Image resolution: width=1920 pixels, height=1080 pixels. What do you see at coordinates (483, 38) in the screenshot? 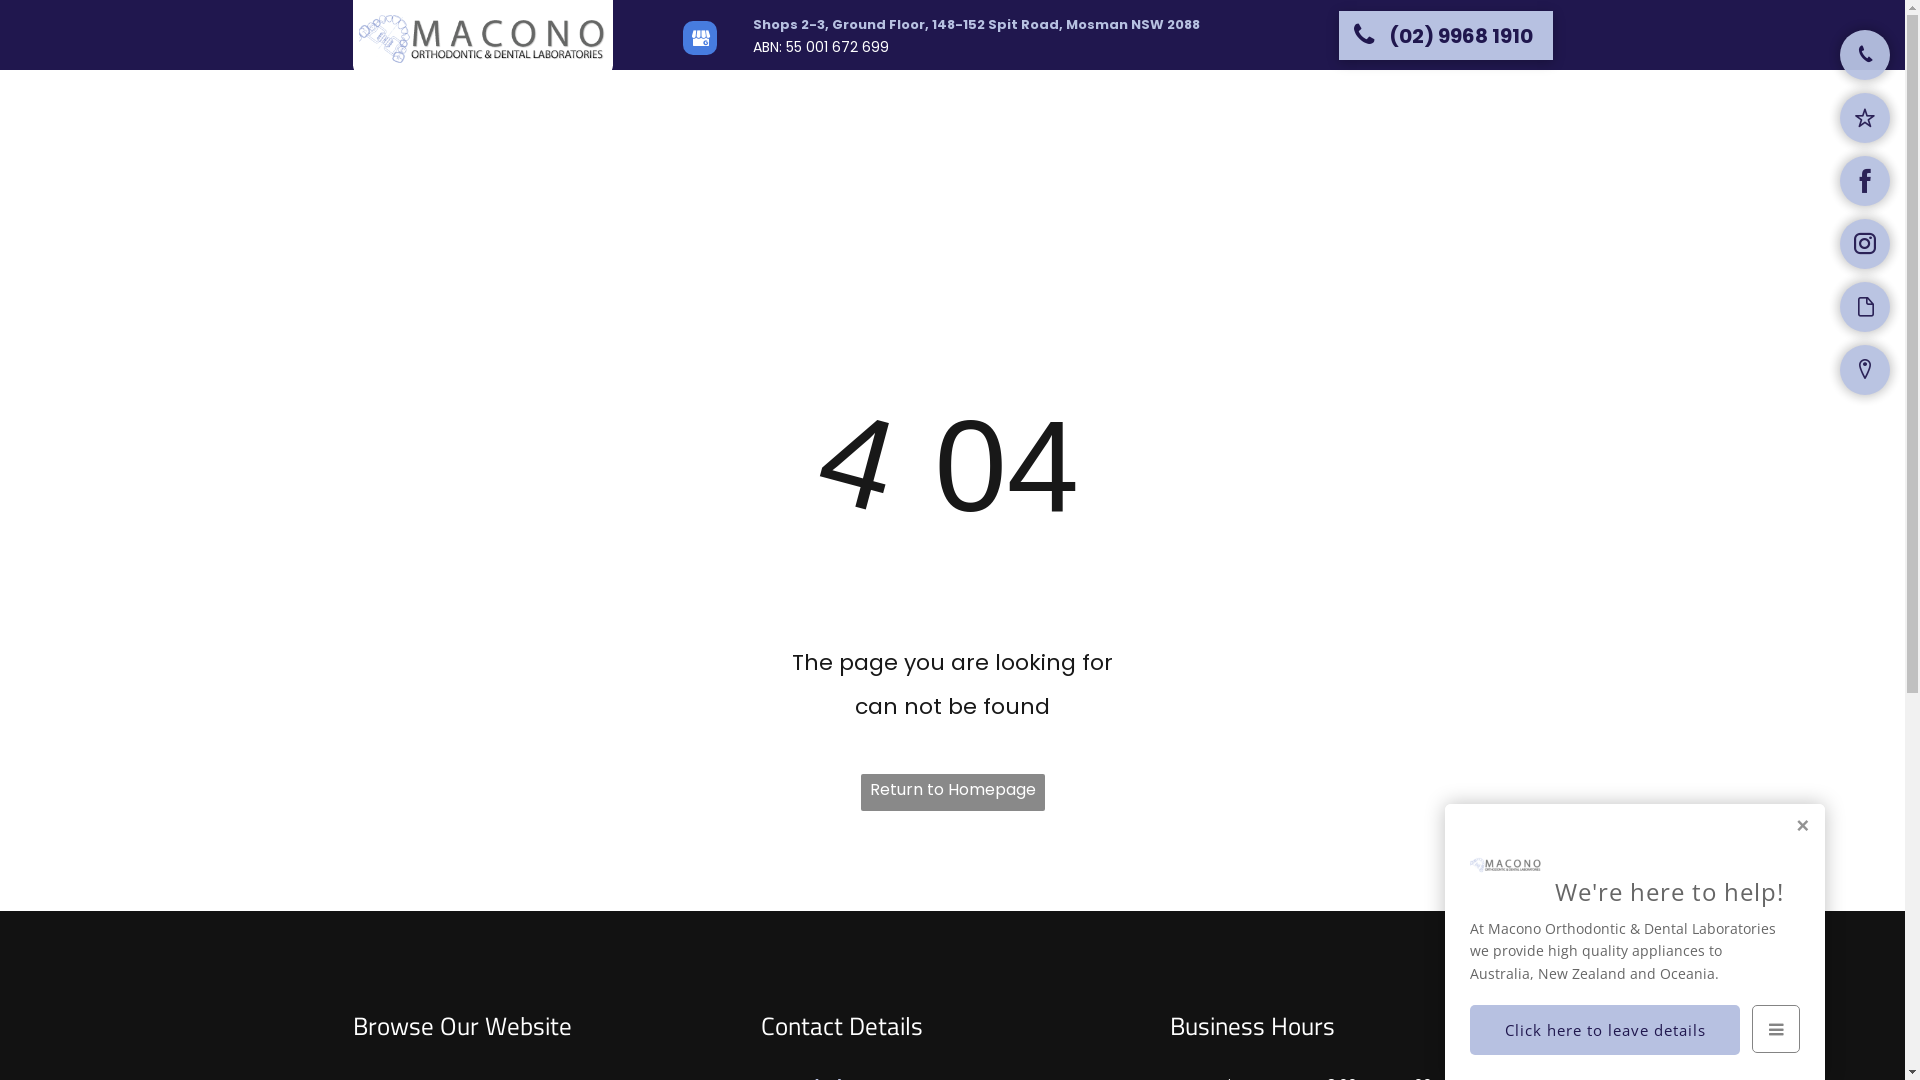
I see `'Macono Orthodontic & Dental Laboratories'` at bounding box center [483, 38].